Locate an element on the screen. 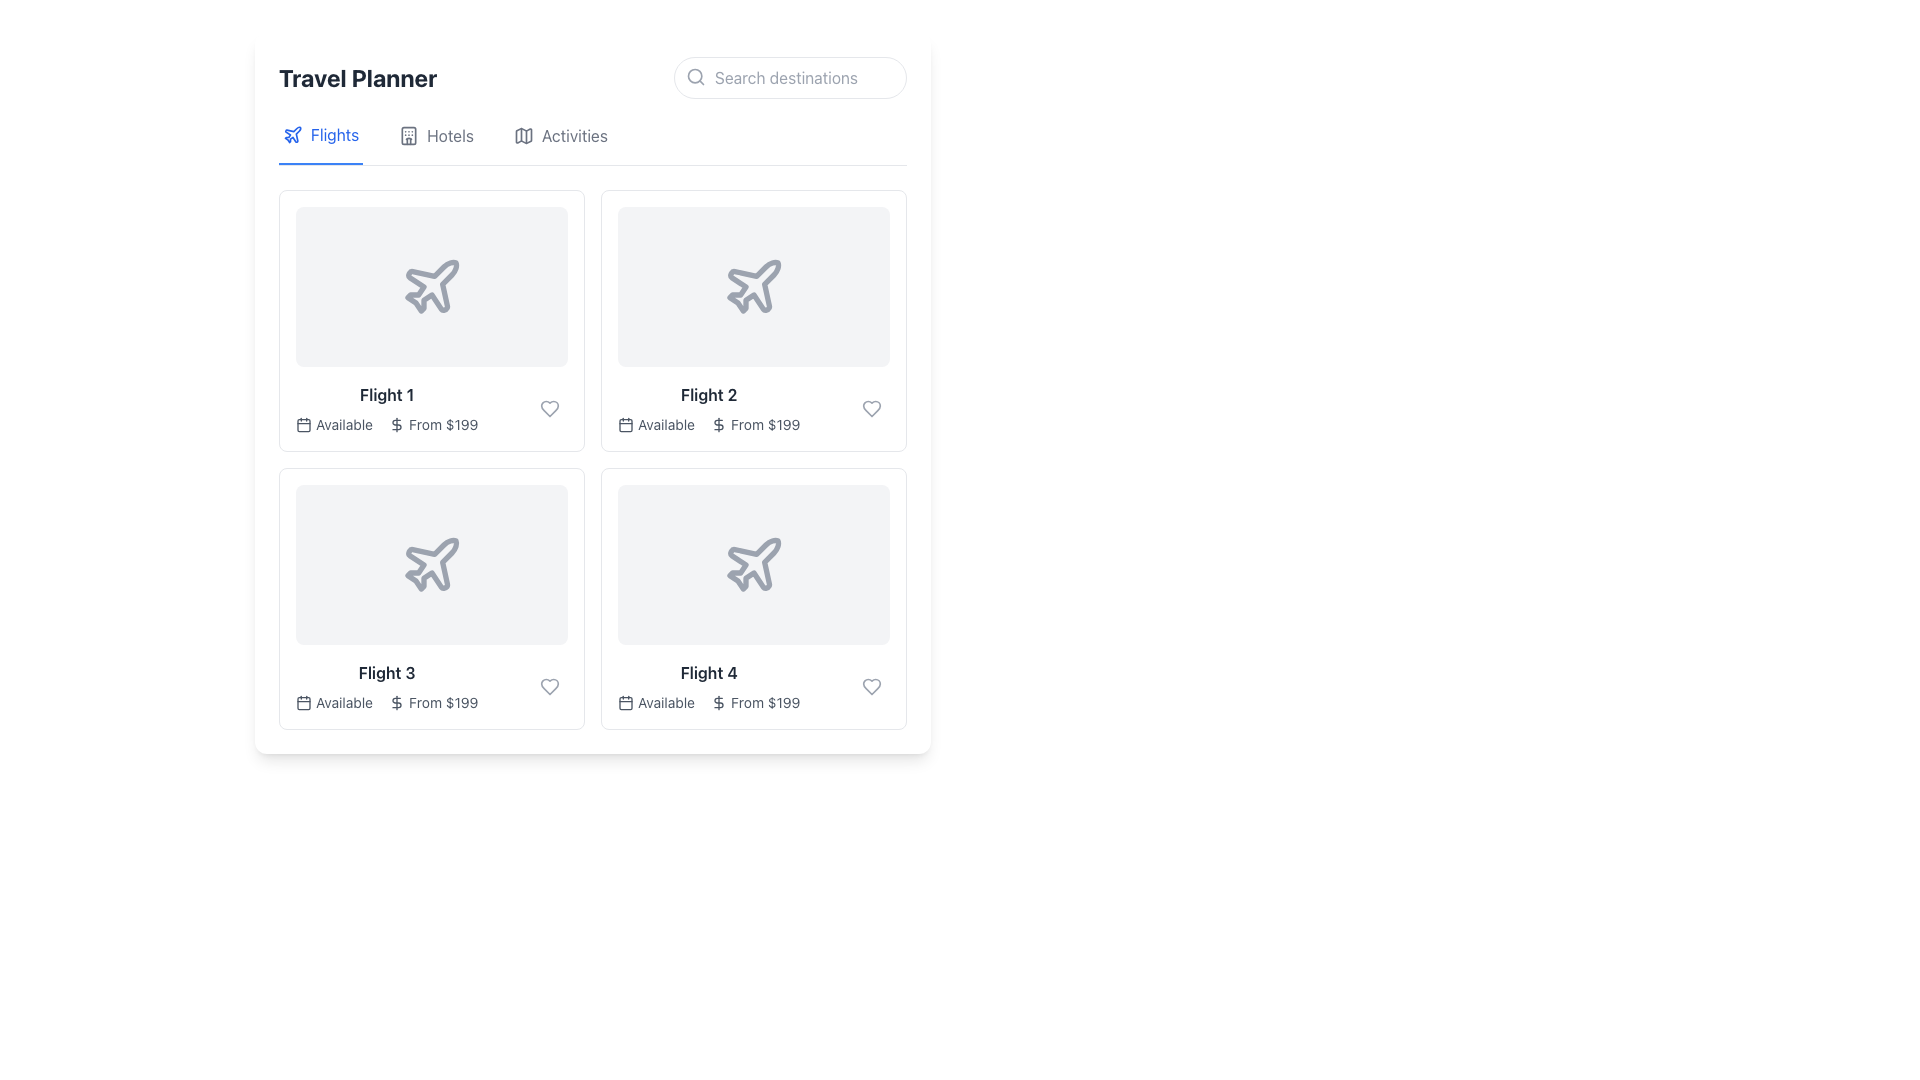  the circular favorite button with a heart icon located in the 'Flight 2' section, adjacent to the text 'From $199', to mark the item as a favorite is located at coordinates (872, 407).